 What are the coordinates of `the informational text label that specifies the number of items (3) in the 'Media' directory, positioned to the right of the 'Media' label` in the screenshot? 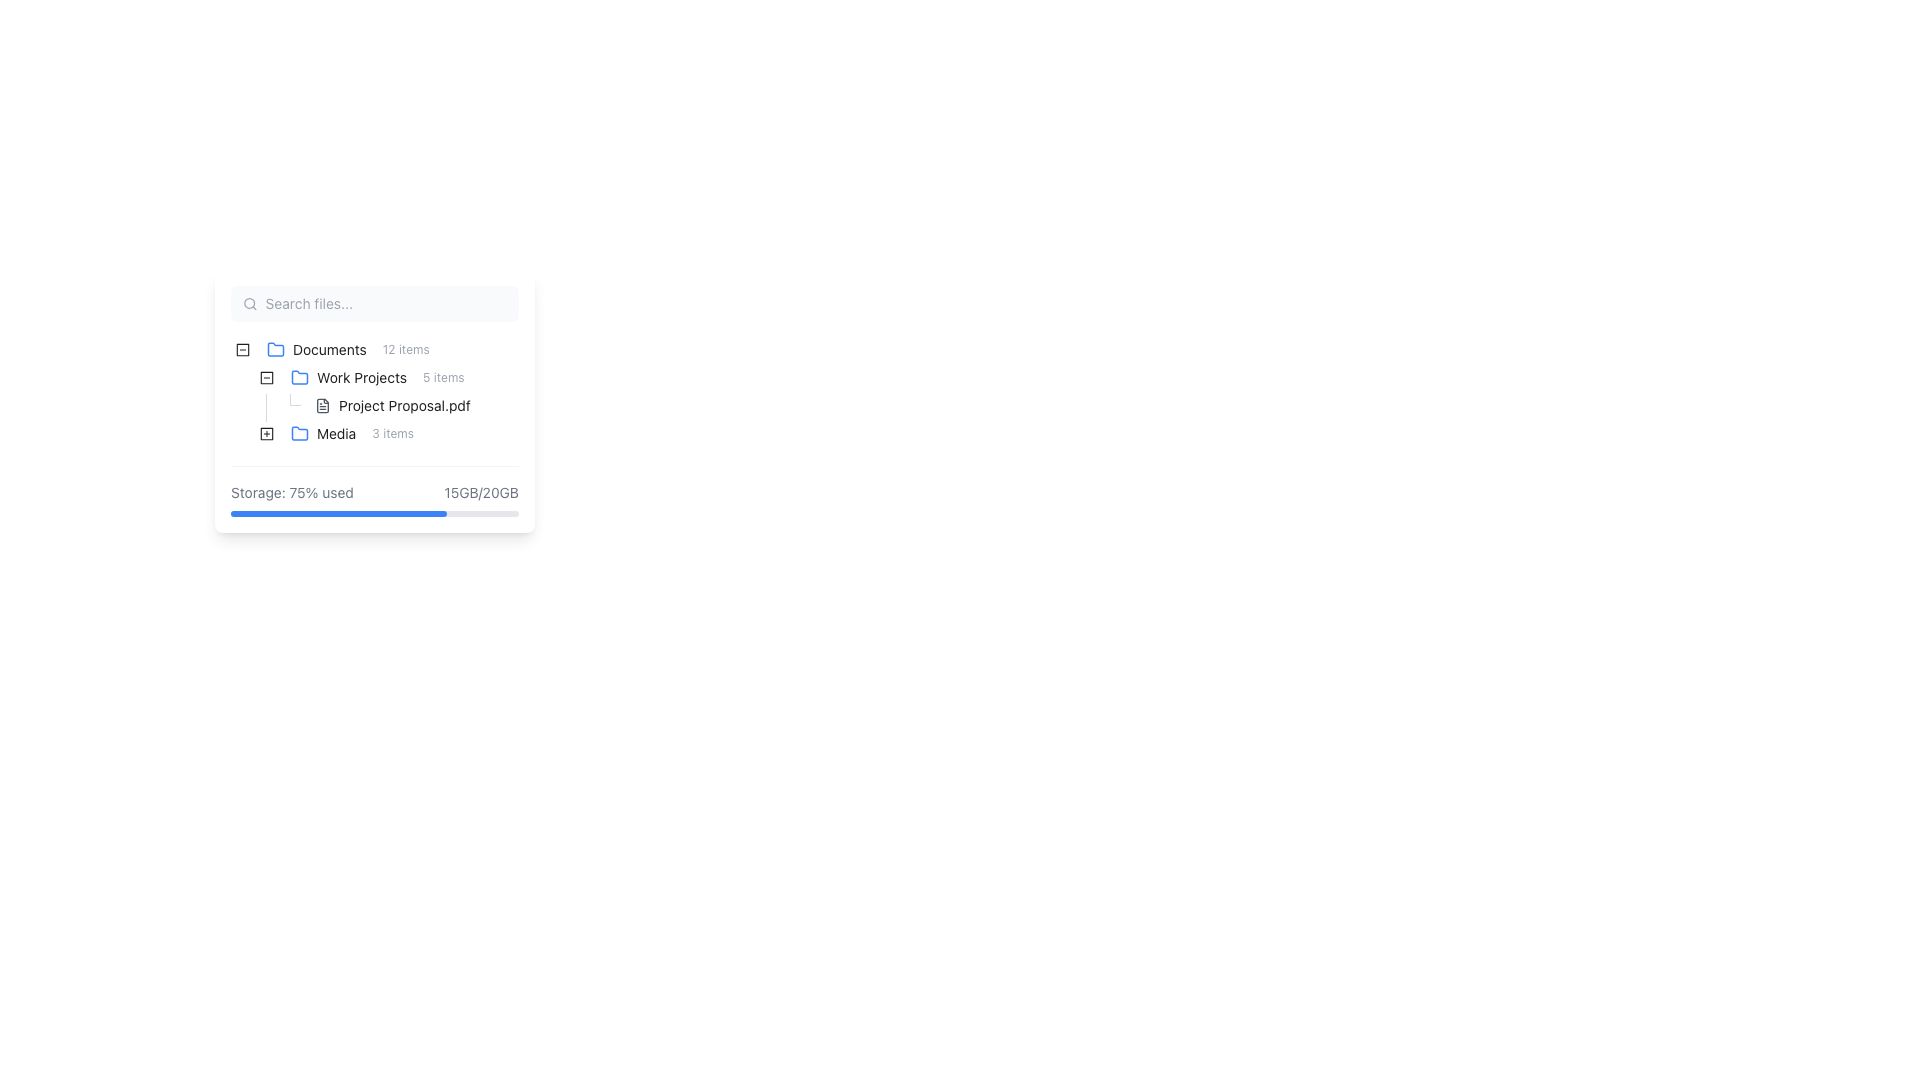 It's located at (393, 433).